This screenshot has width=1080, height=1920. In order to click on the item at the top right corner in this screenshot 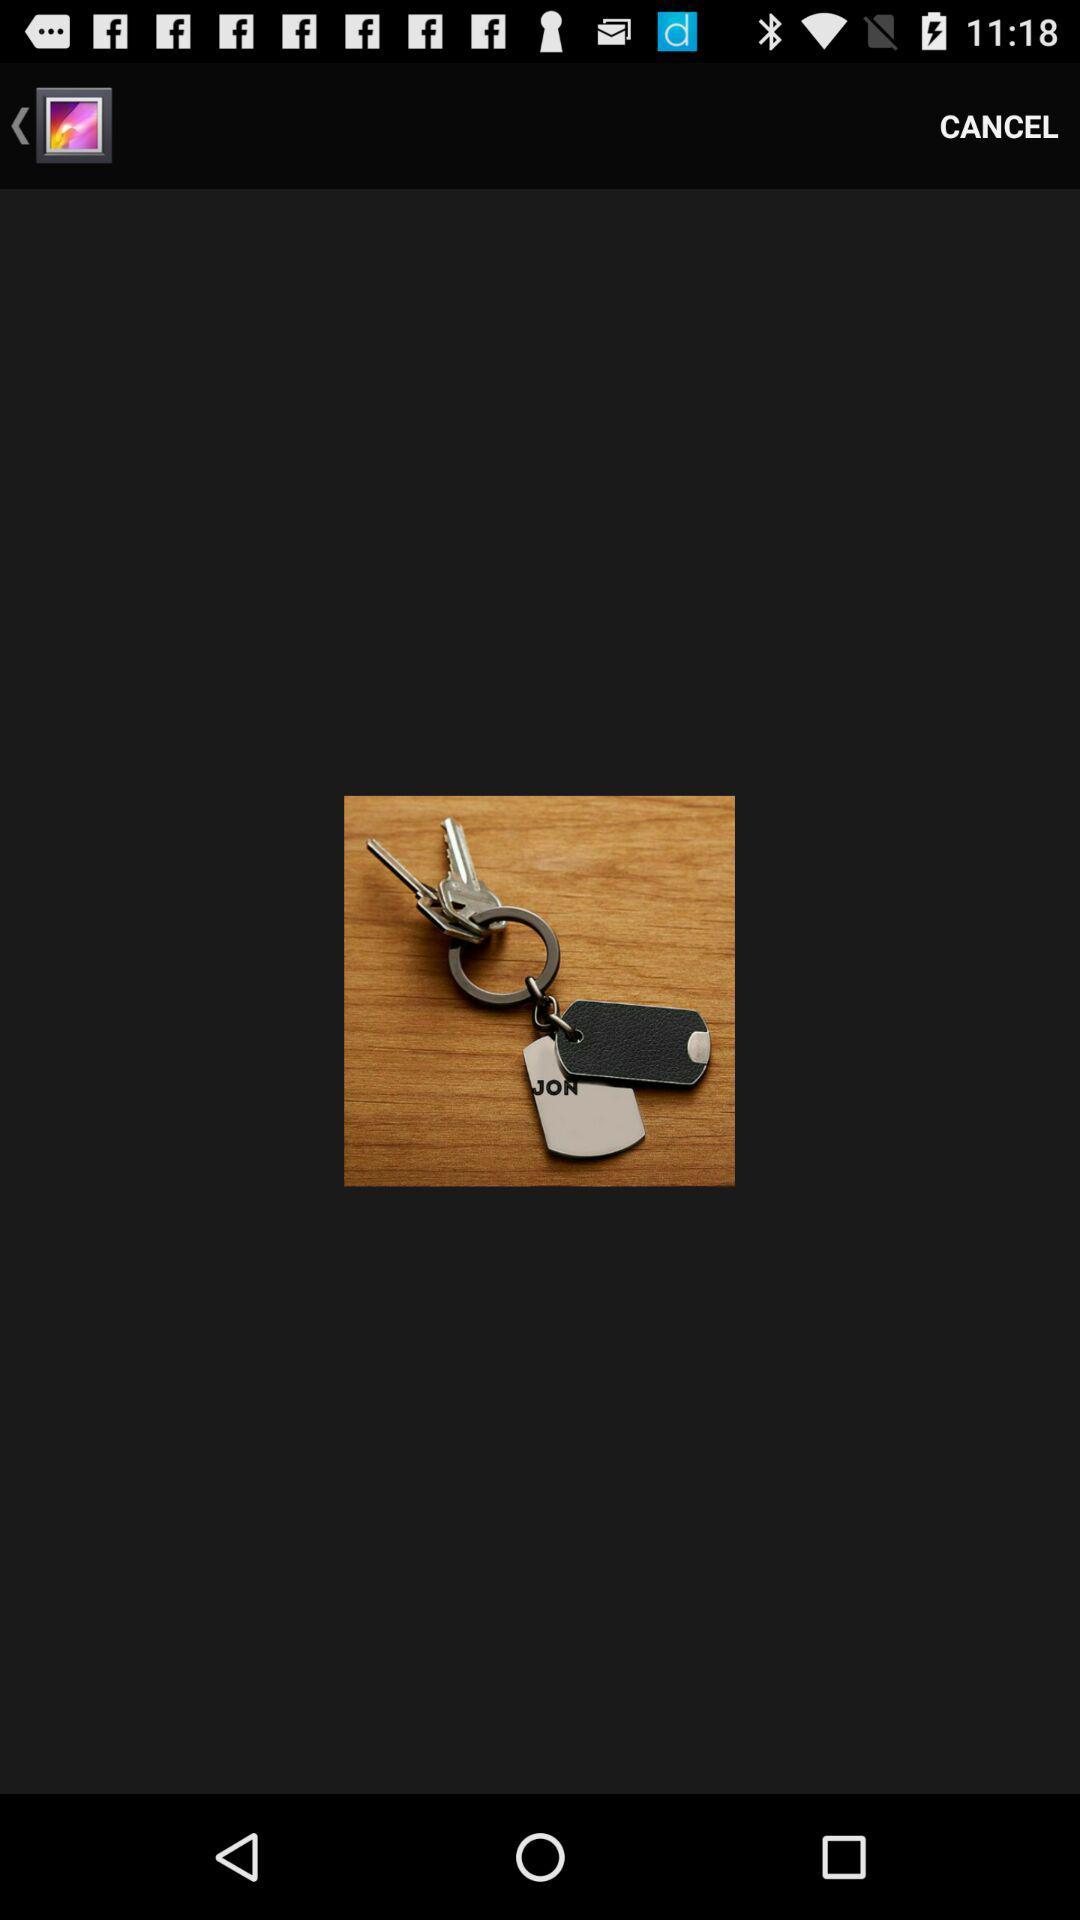, I will do `click(999, 124)`.